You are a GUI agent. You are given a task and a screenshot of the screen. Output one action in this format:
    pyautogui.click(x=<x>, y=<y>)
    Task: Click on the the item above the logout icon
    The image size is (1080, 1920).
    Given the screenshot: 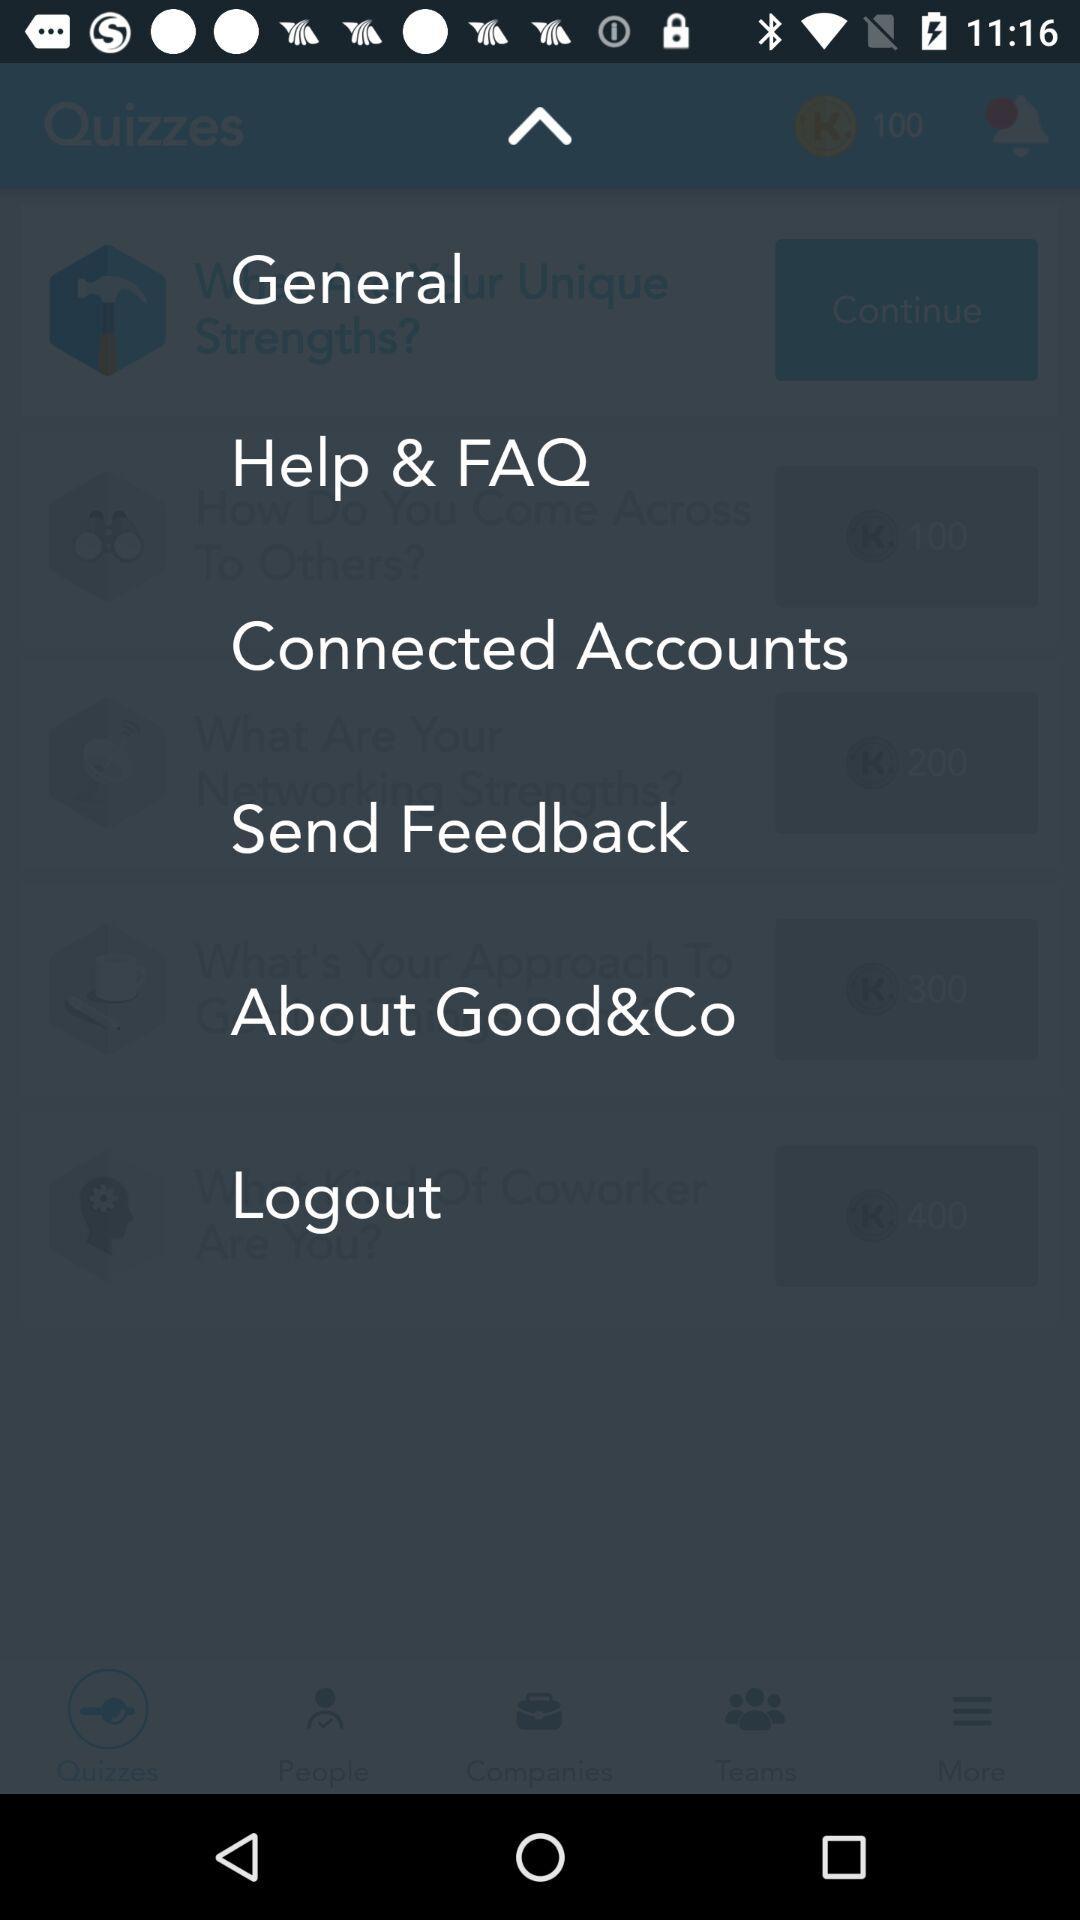 What is the action you would take?
    pyautogui.click(x=538, y=1012)
    